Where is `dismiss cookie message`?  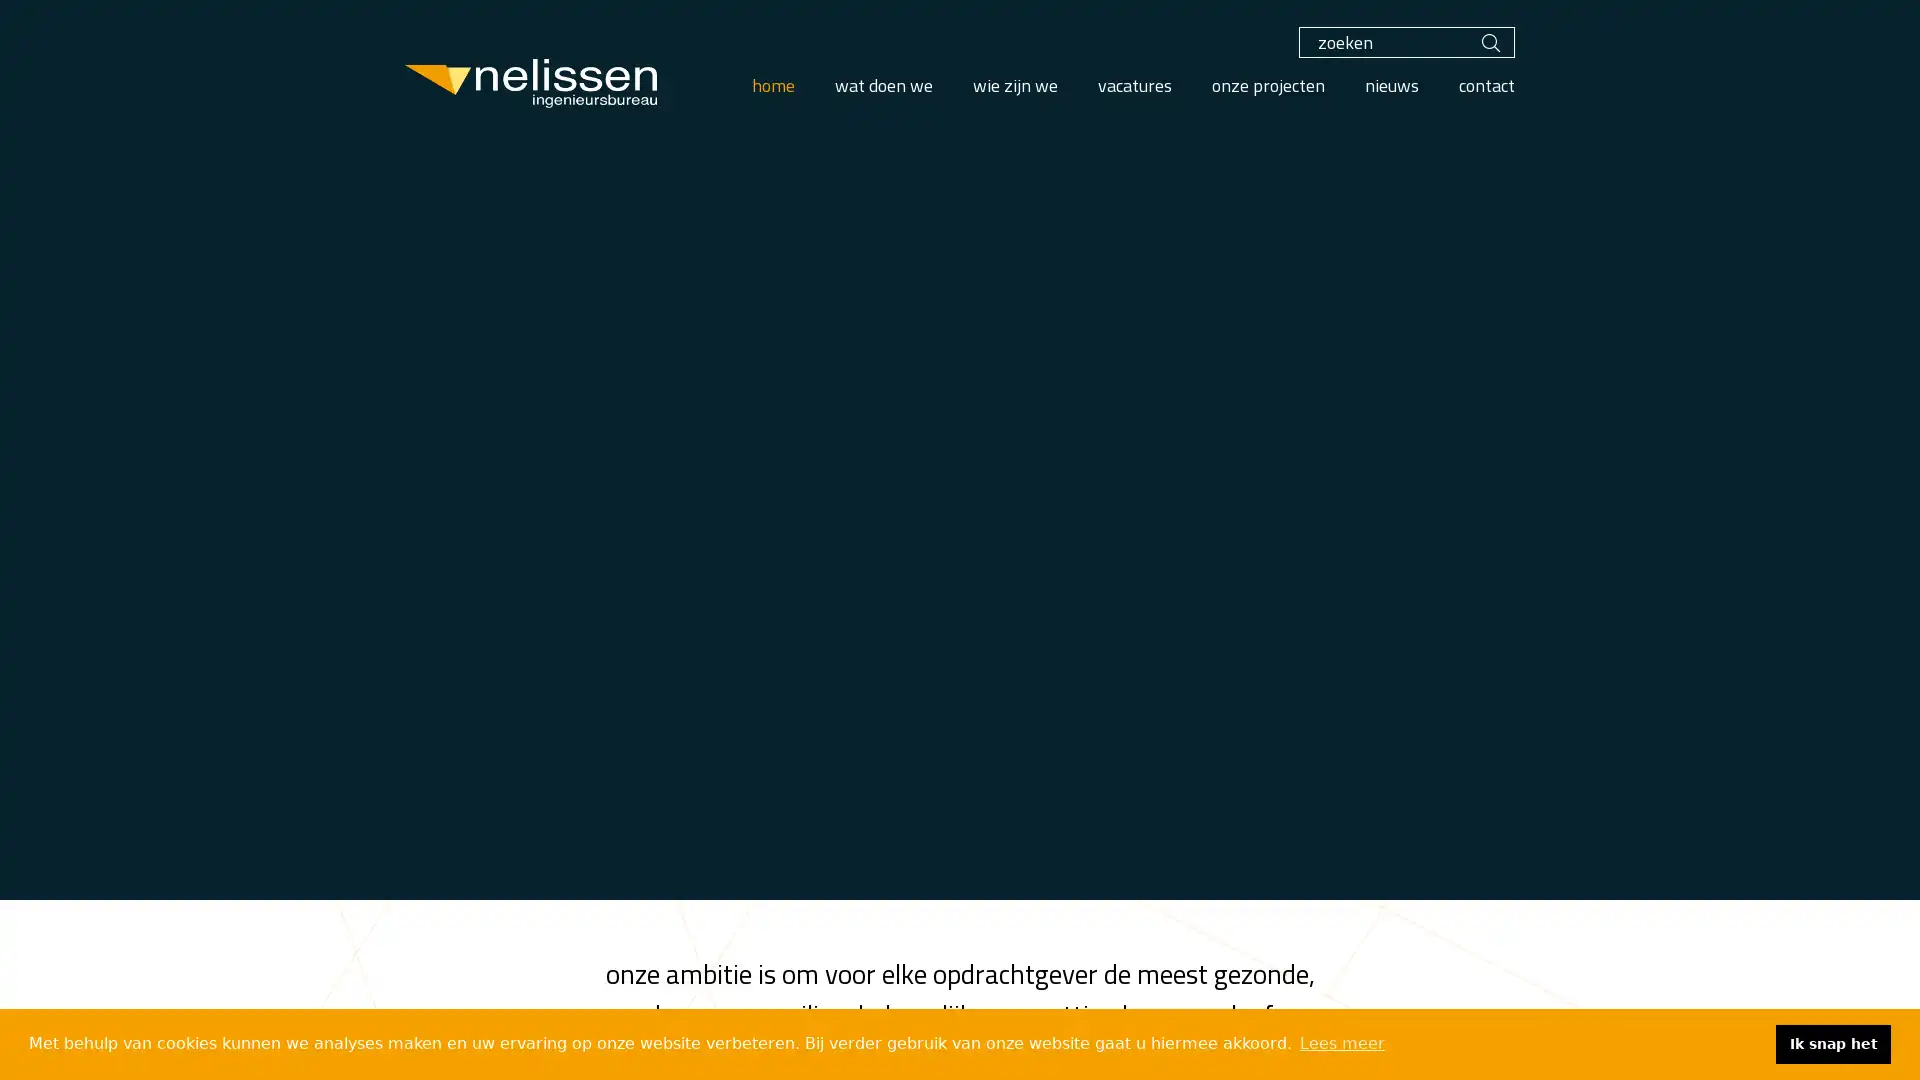 dismiss cookie message is located at coordinates (1833, 1043).